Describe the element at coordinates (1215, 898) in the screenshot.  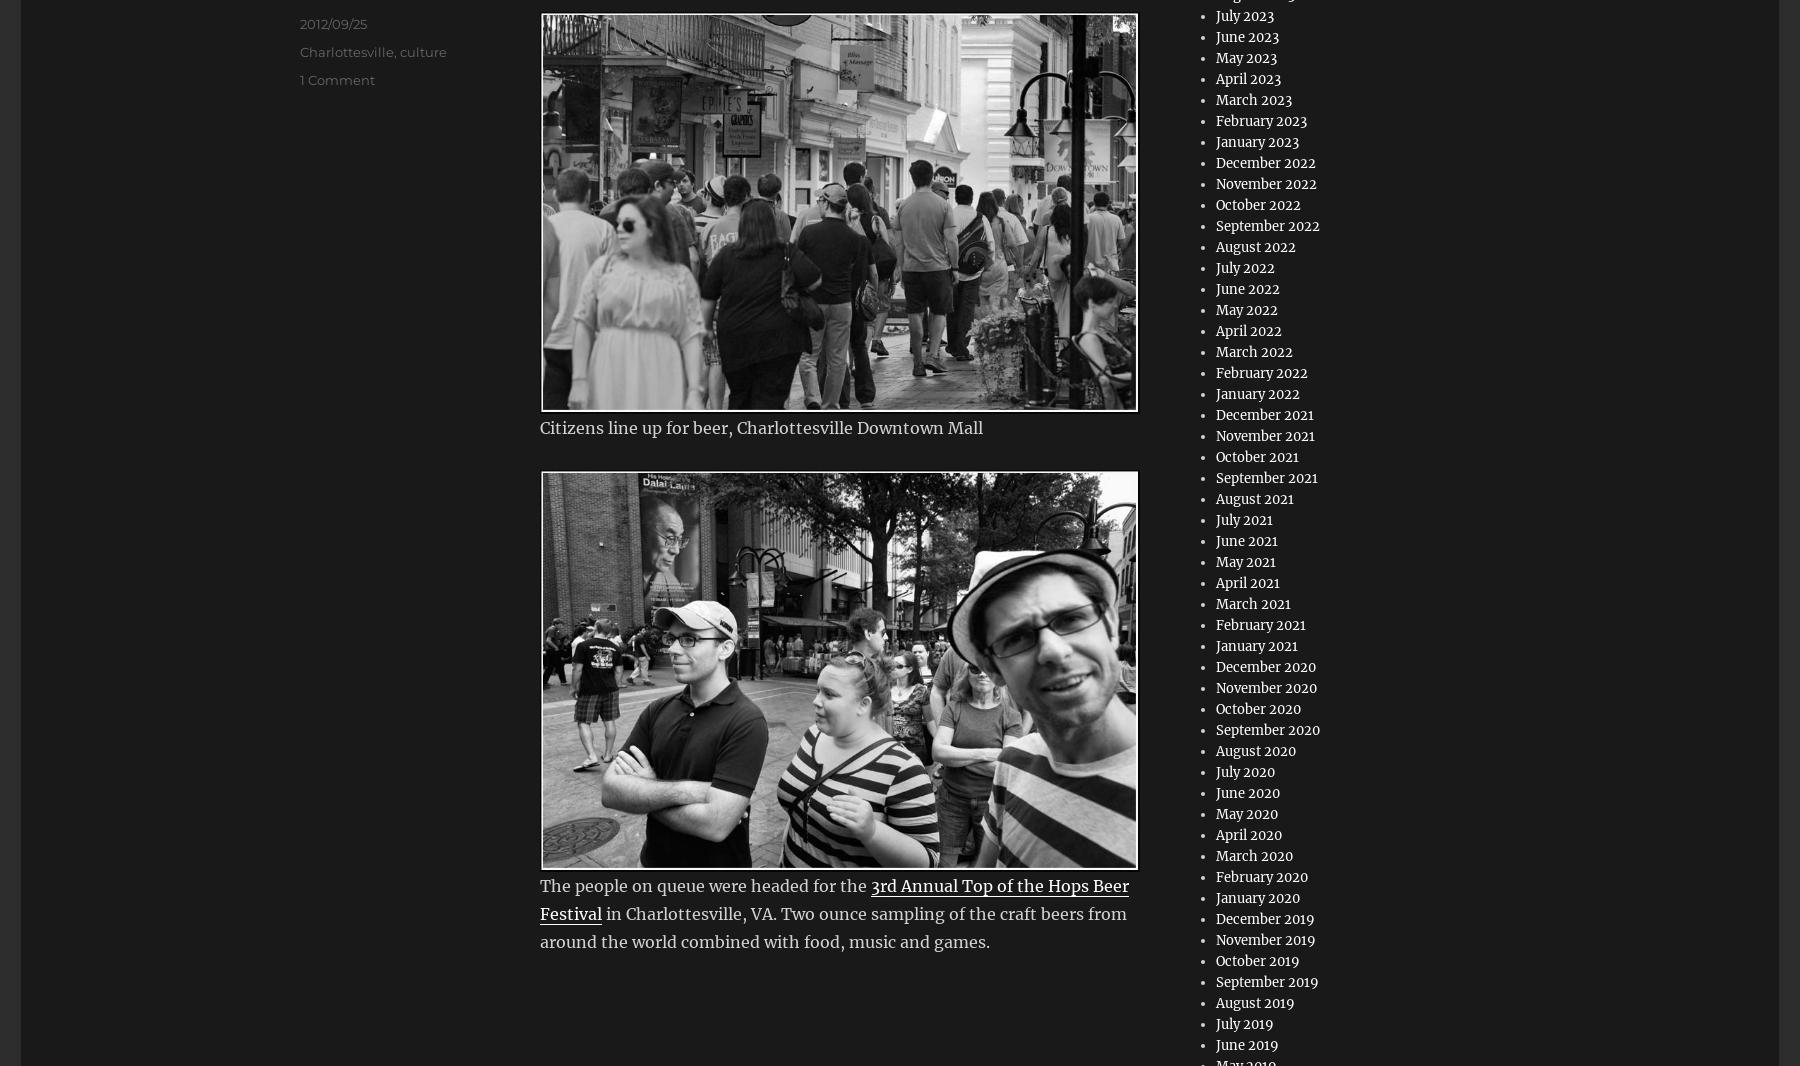
I see `'January 2020'` at that location.